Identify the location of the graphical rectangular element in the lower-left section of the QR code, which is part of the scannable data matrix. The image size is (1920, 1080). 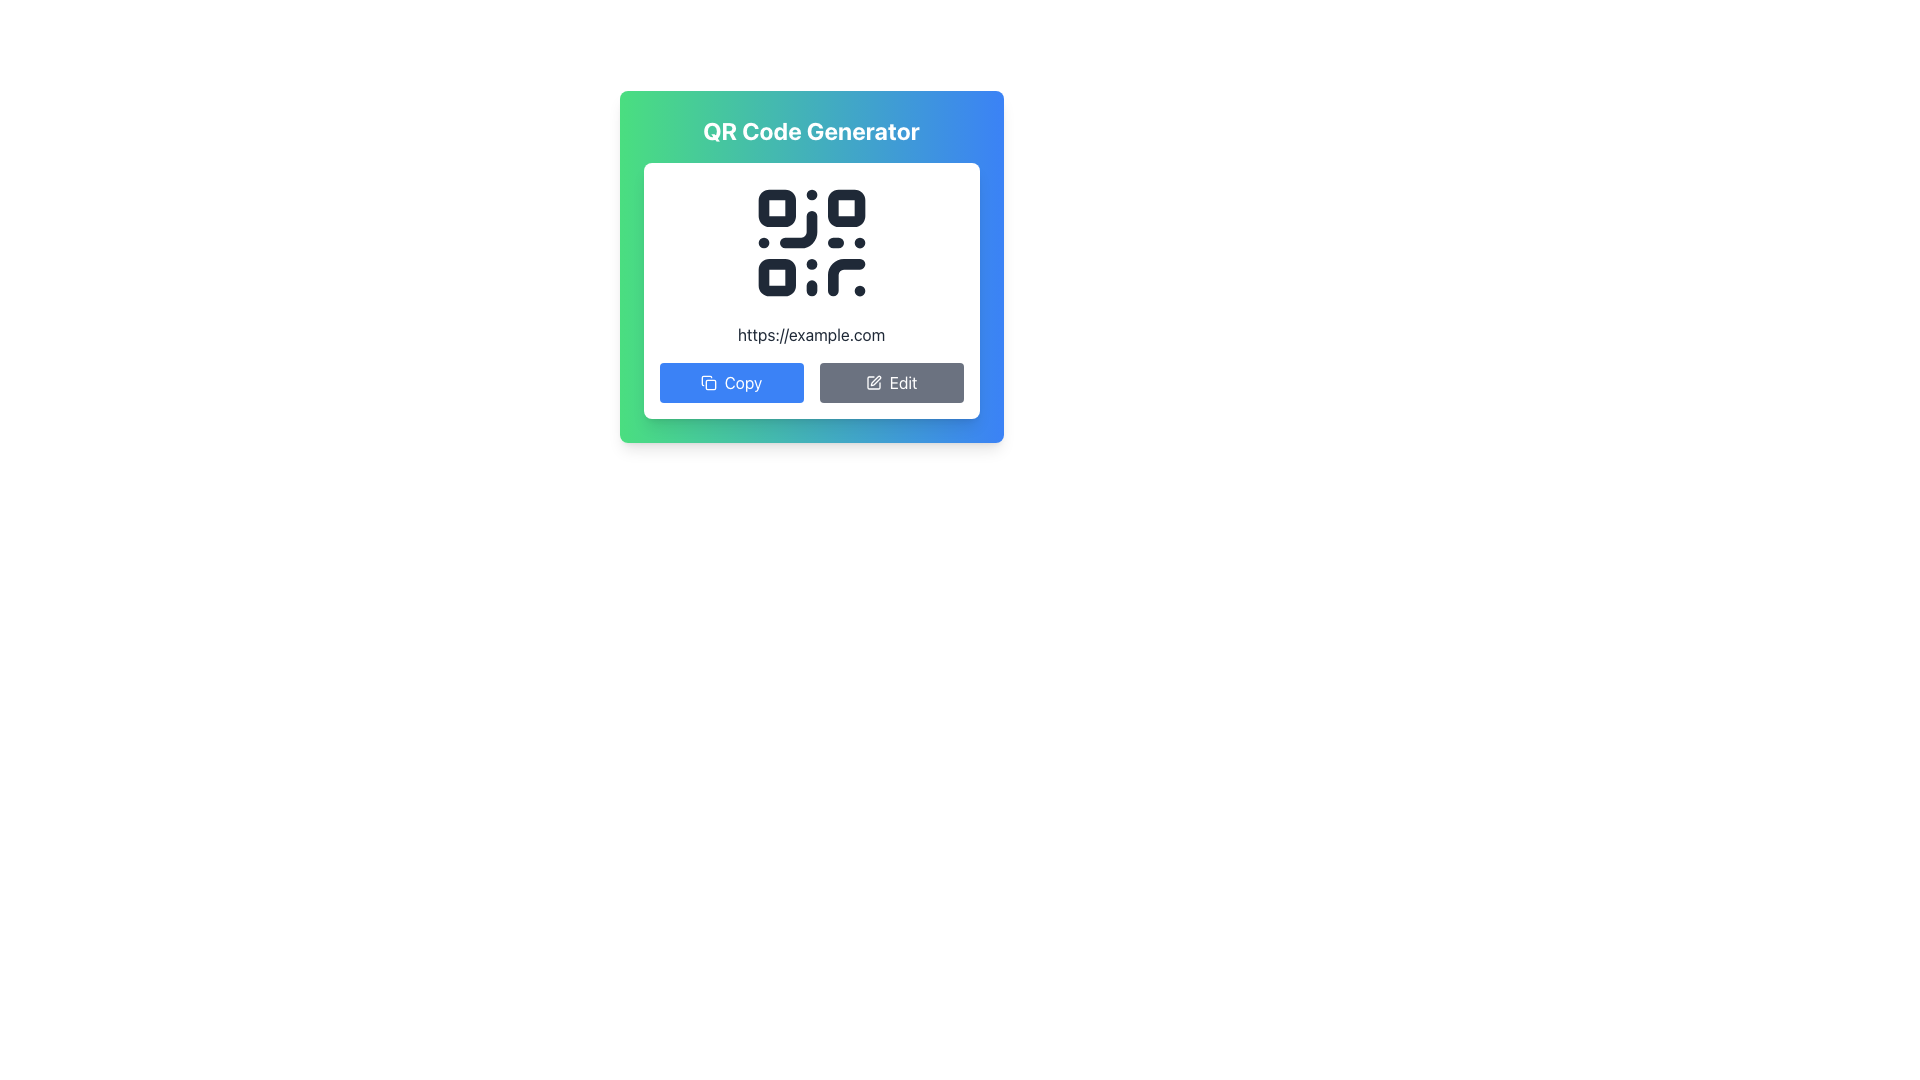
(775, 277).